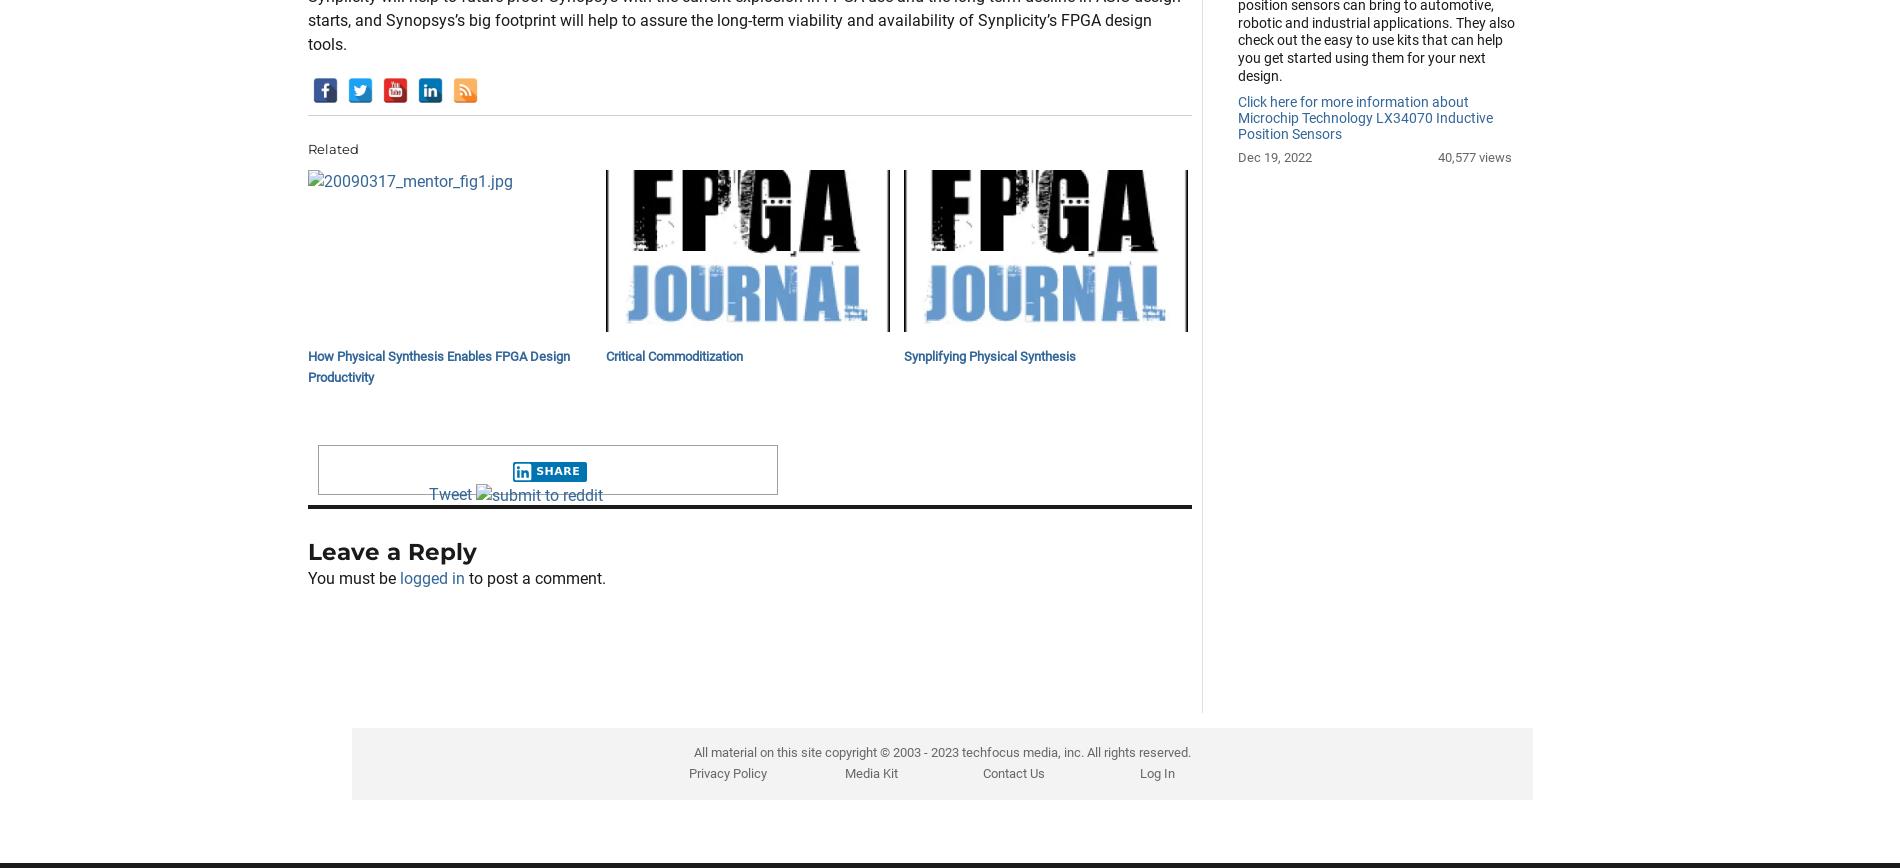 The image size is (1900, 868). Describe the element at coordinates (430, 678) in the screenshot. I see `'logged in'` at that location.